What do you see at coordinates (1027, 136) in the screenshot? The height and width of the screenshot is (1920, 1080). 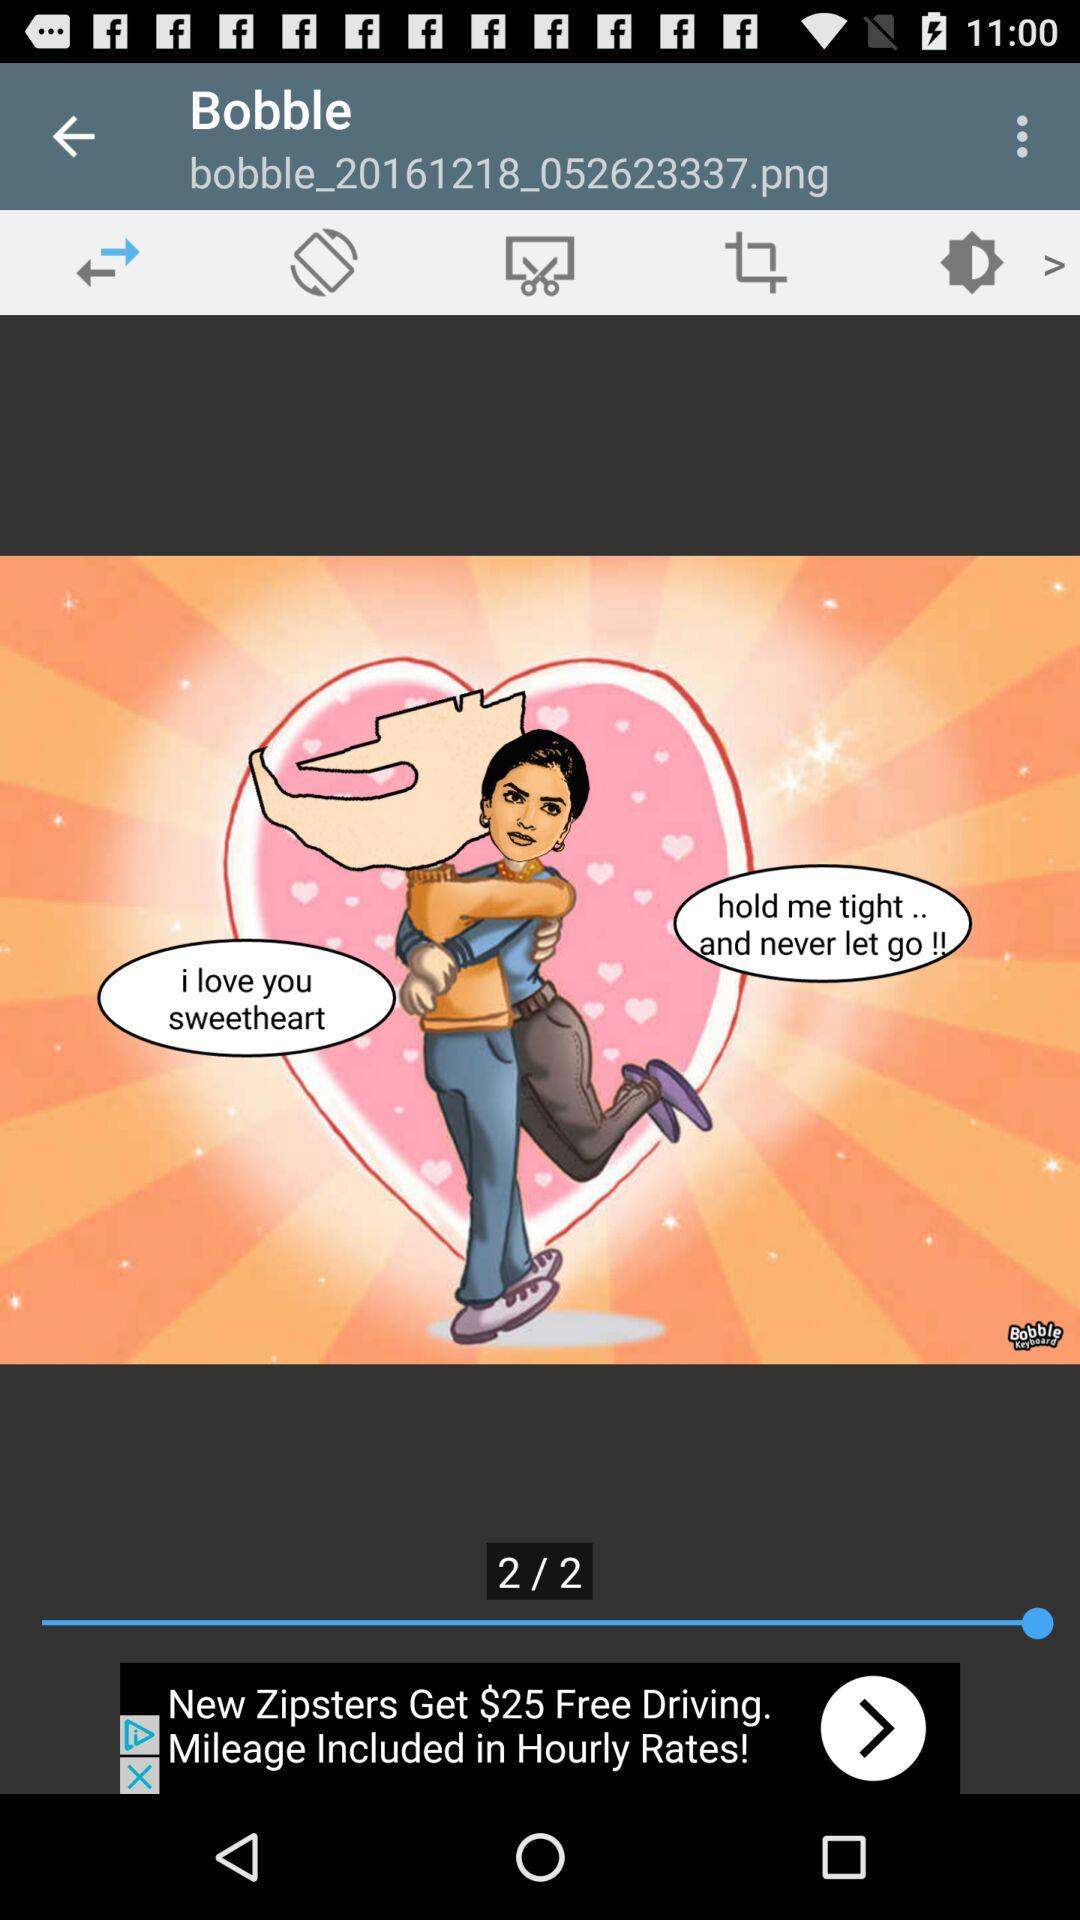 I see `the option menu which is in the right corner of the screen` at bounding box center [1027, 136].